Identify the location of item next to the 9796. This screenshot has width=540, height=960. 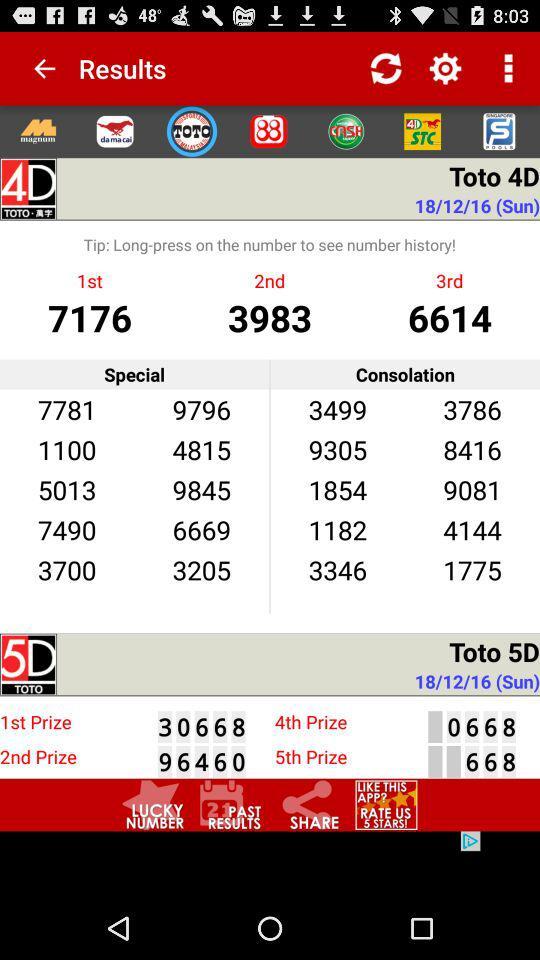
(67, 408).